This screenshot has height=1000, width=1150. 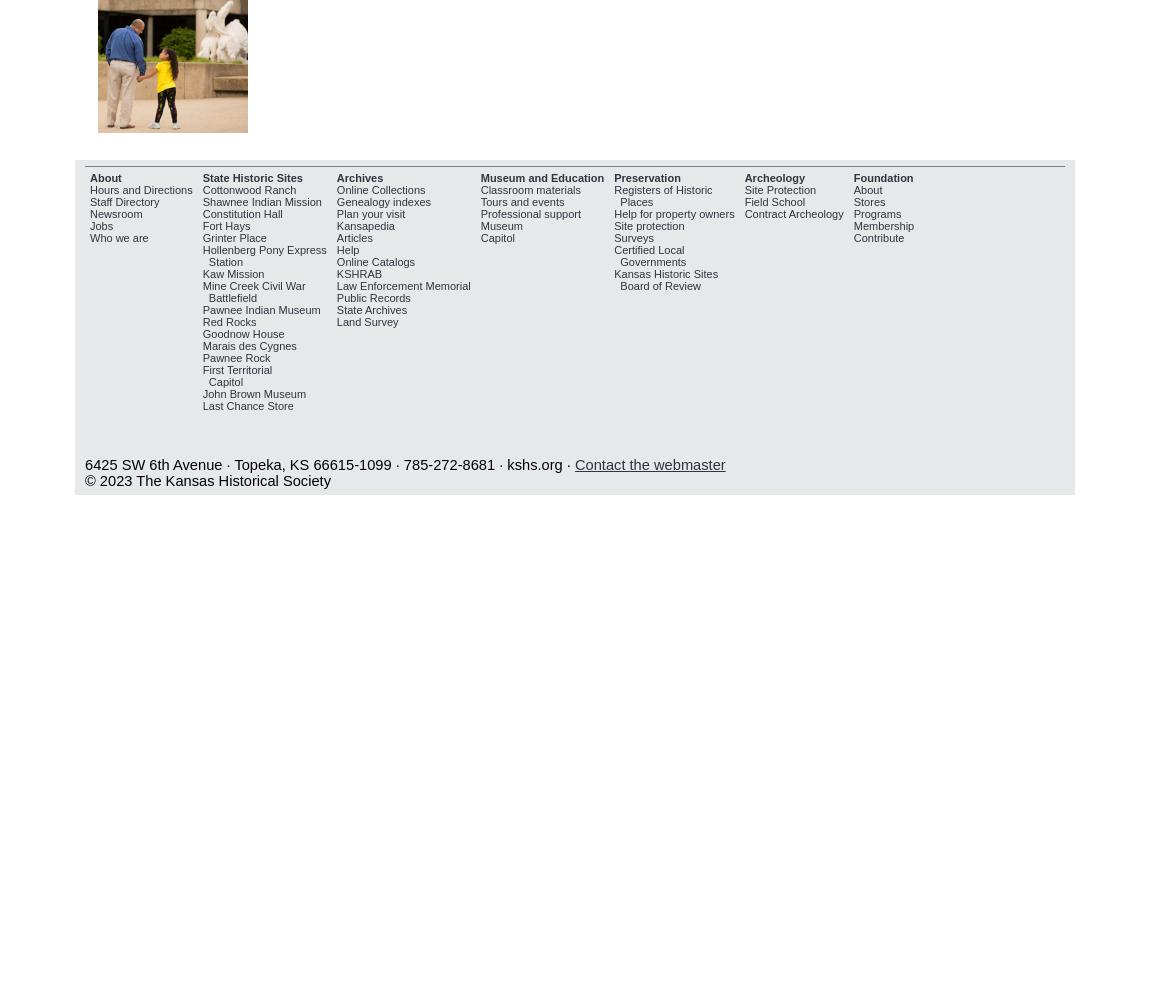 What do you see at coordinates (234, 356) in the screenshot?
I see `'Pawnee Rock'` at bounding box center [234, 356].